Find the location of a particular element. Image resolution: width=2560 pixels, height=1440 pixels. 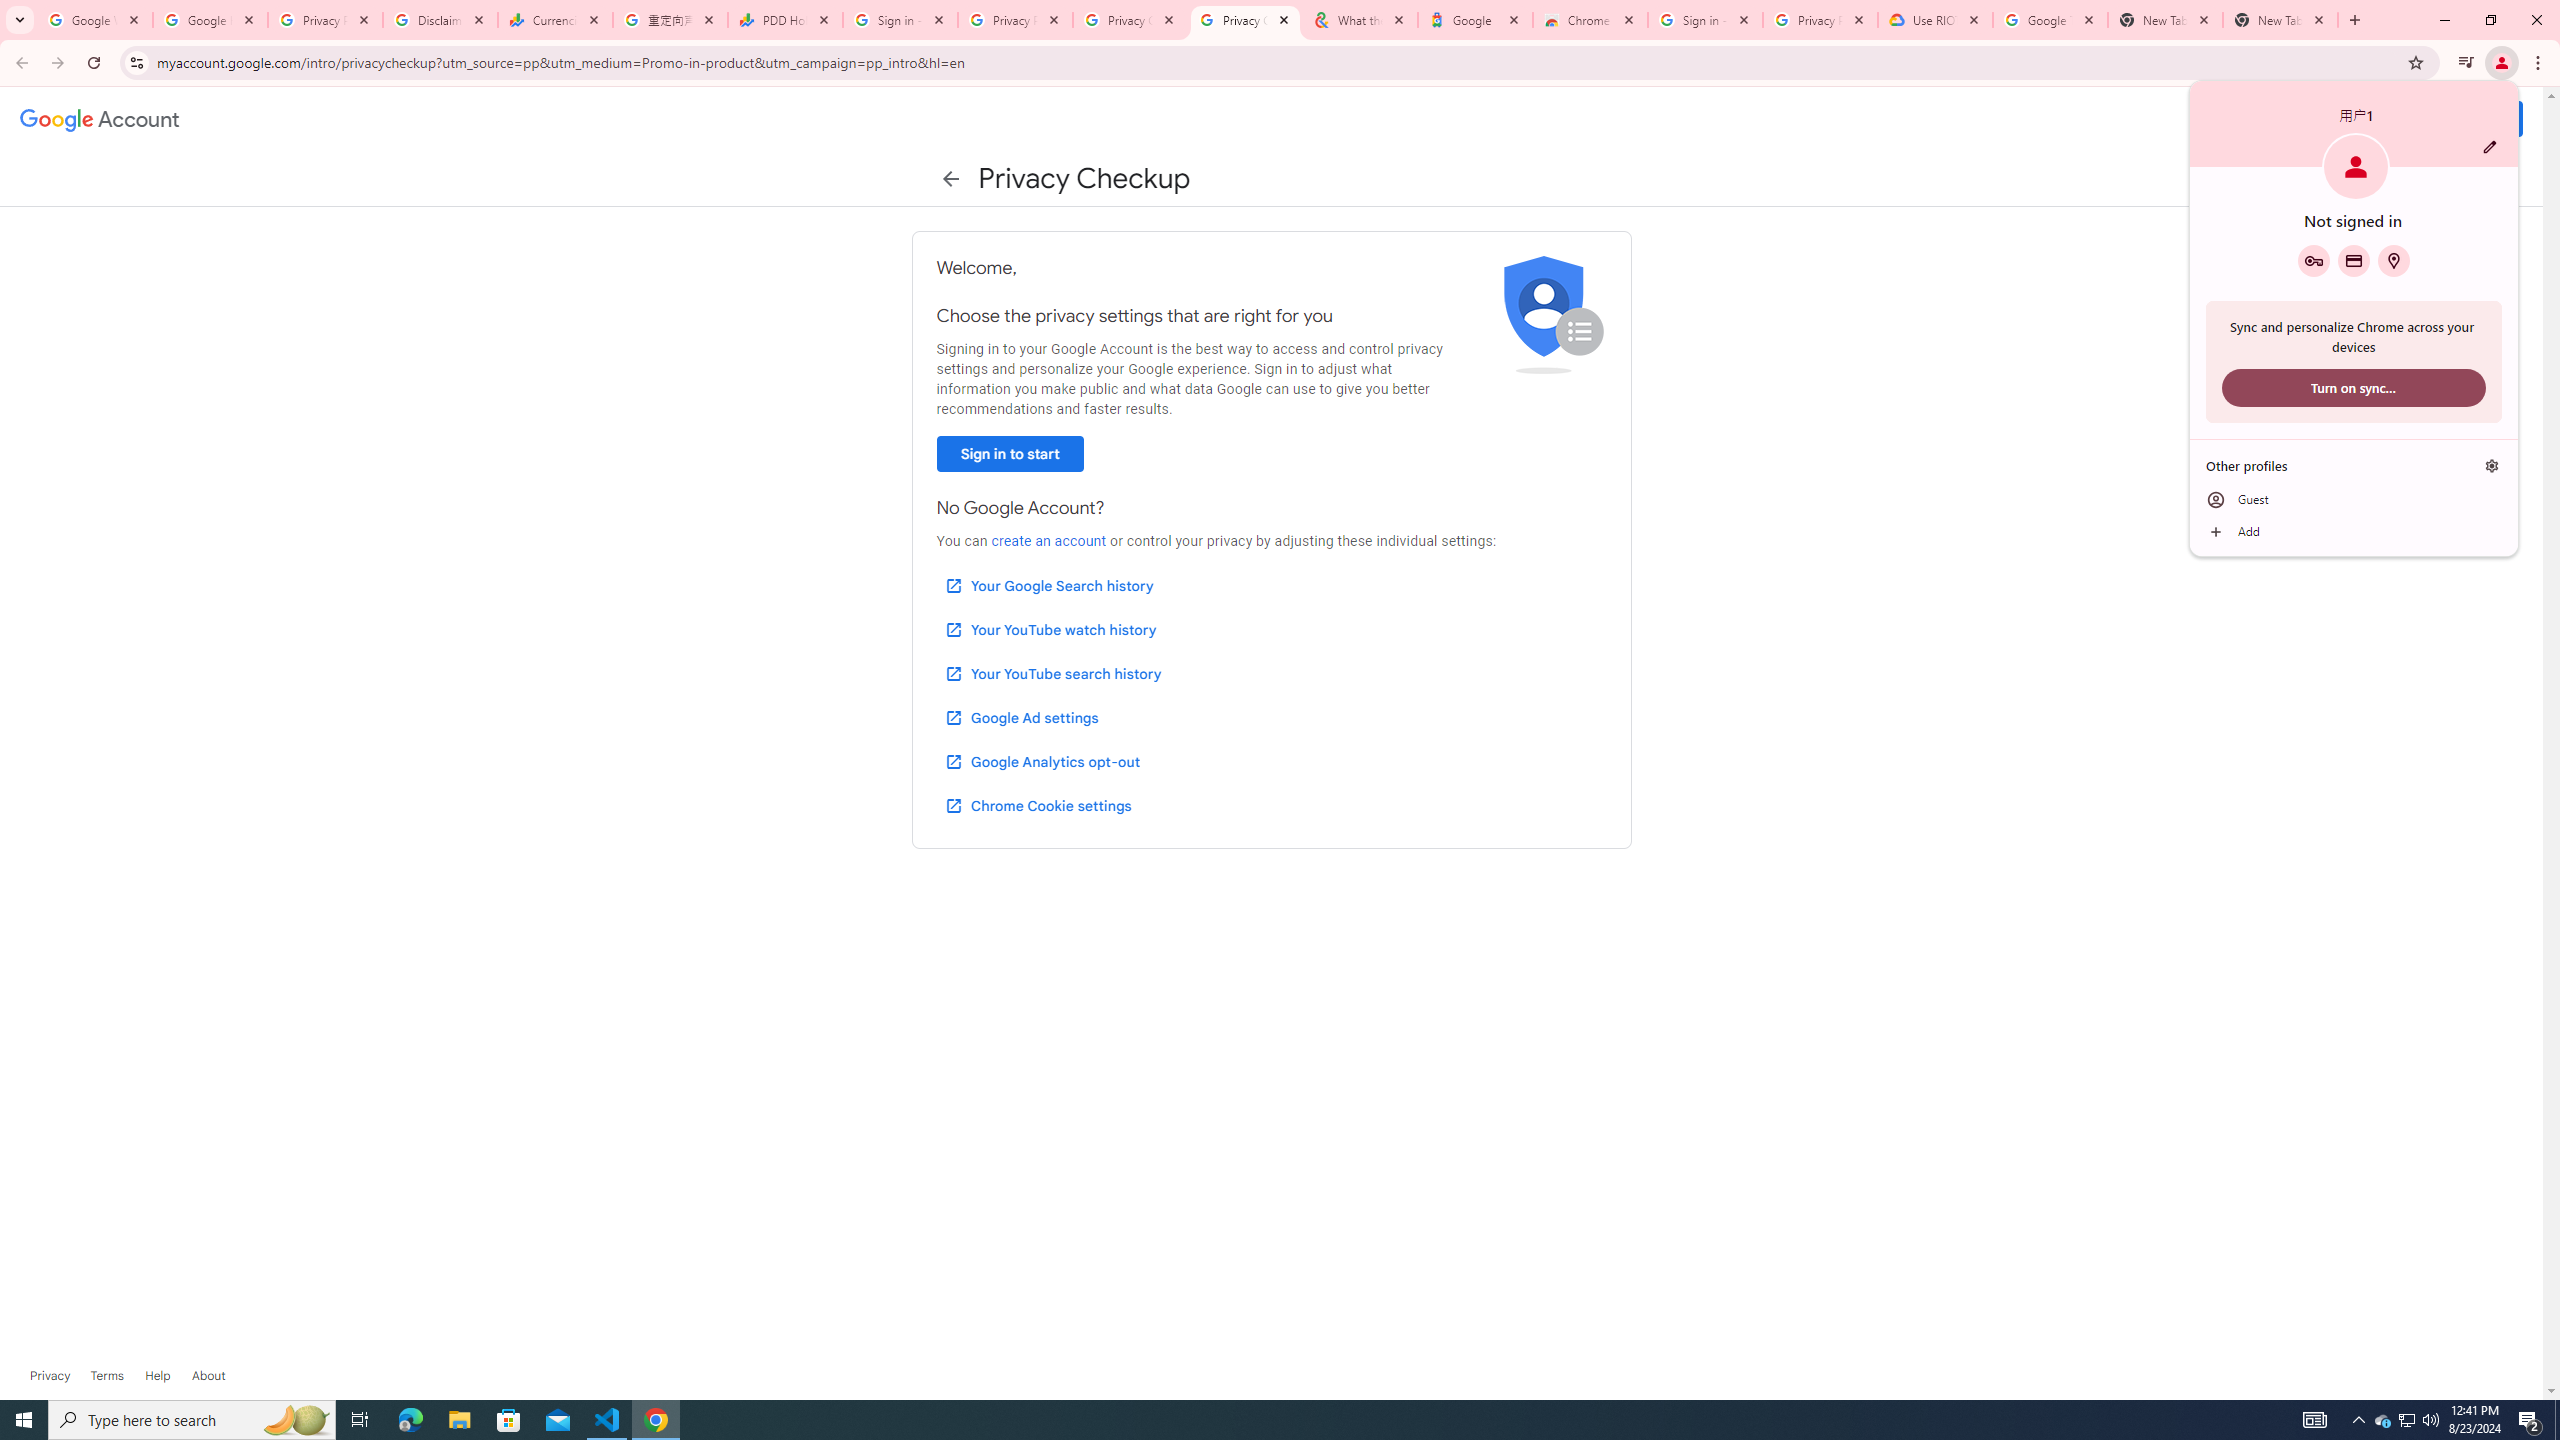

'Add' is located at coordinates (2352, 532).